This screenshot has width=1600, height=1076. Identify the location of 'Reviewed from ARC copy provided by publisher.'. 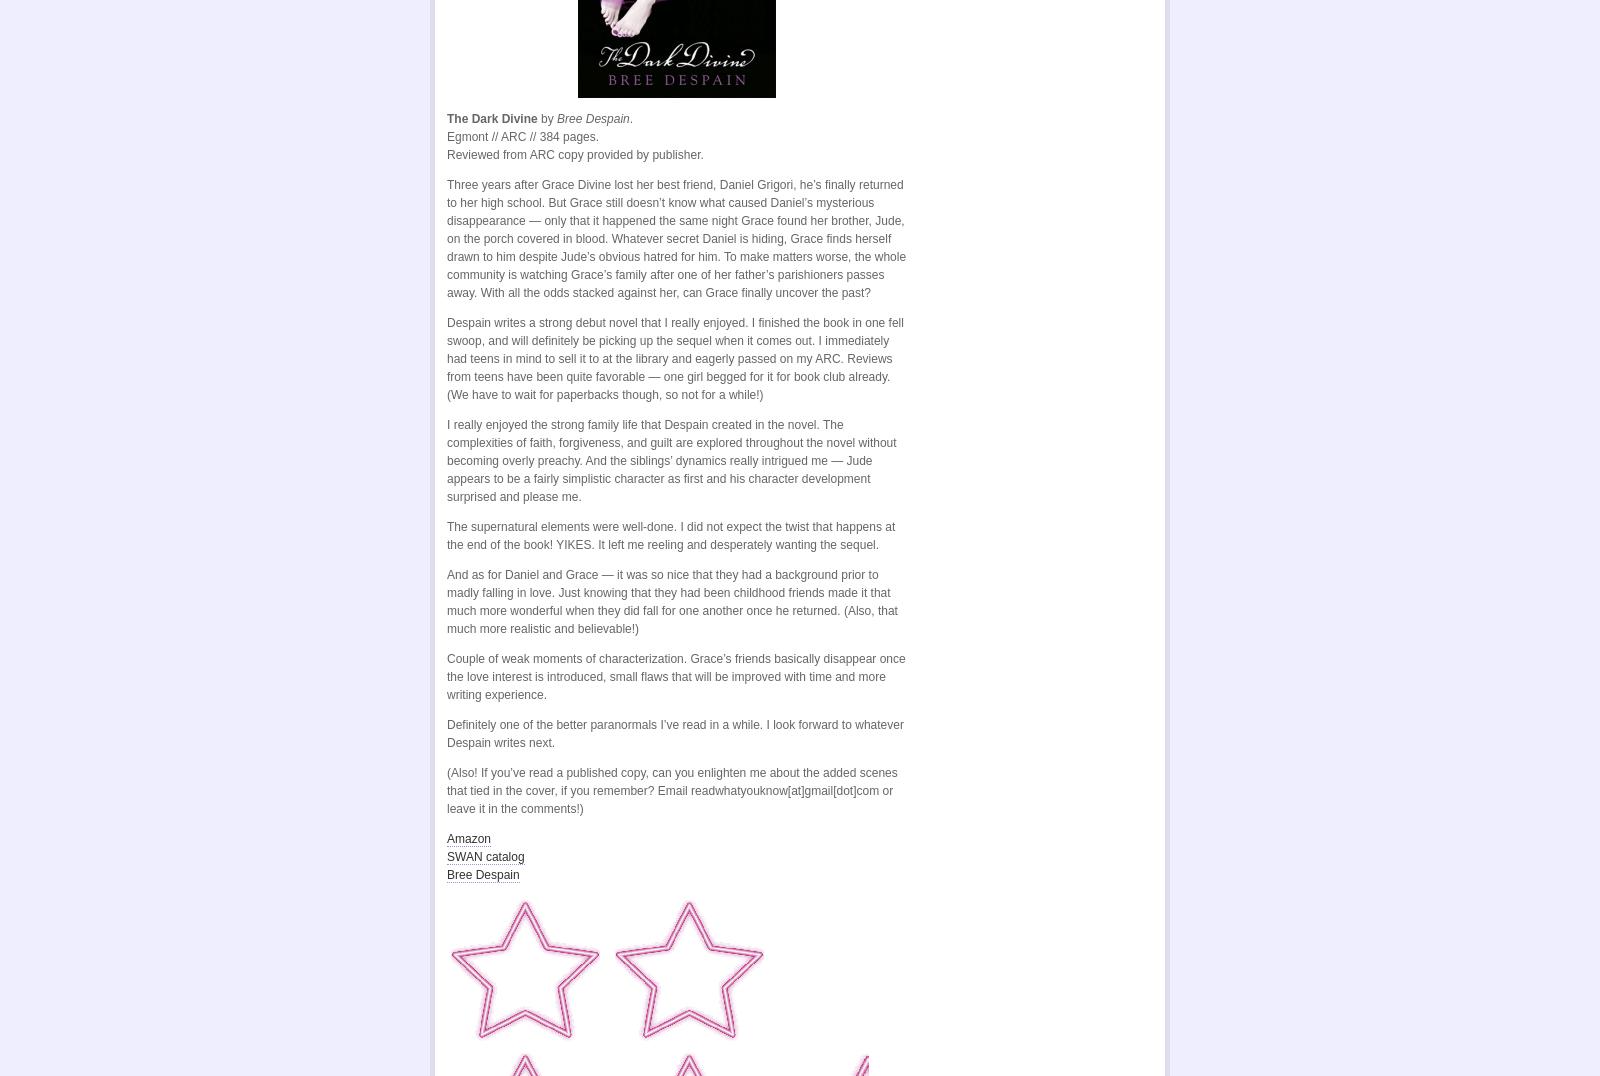
(574, 155).